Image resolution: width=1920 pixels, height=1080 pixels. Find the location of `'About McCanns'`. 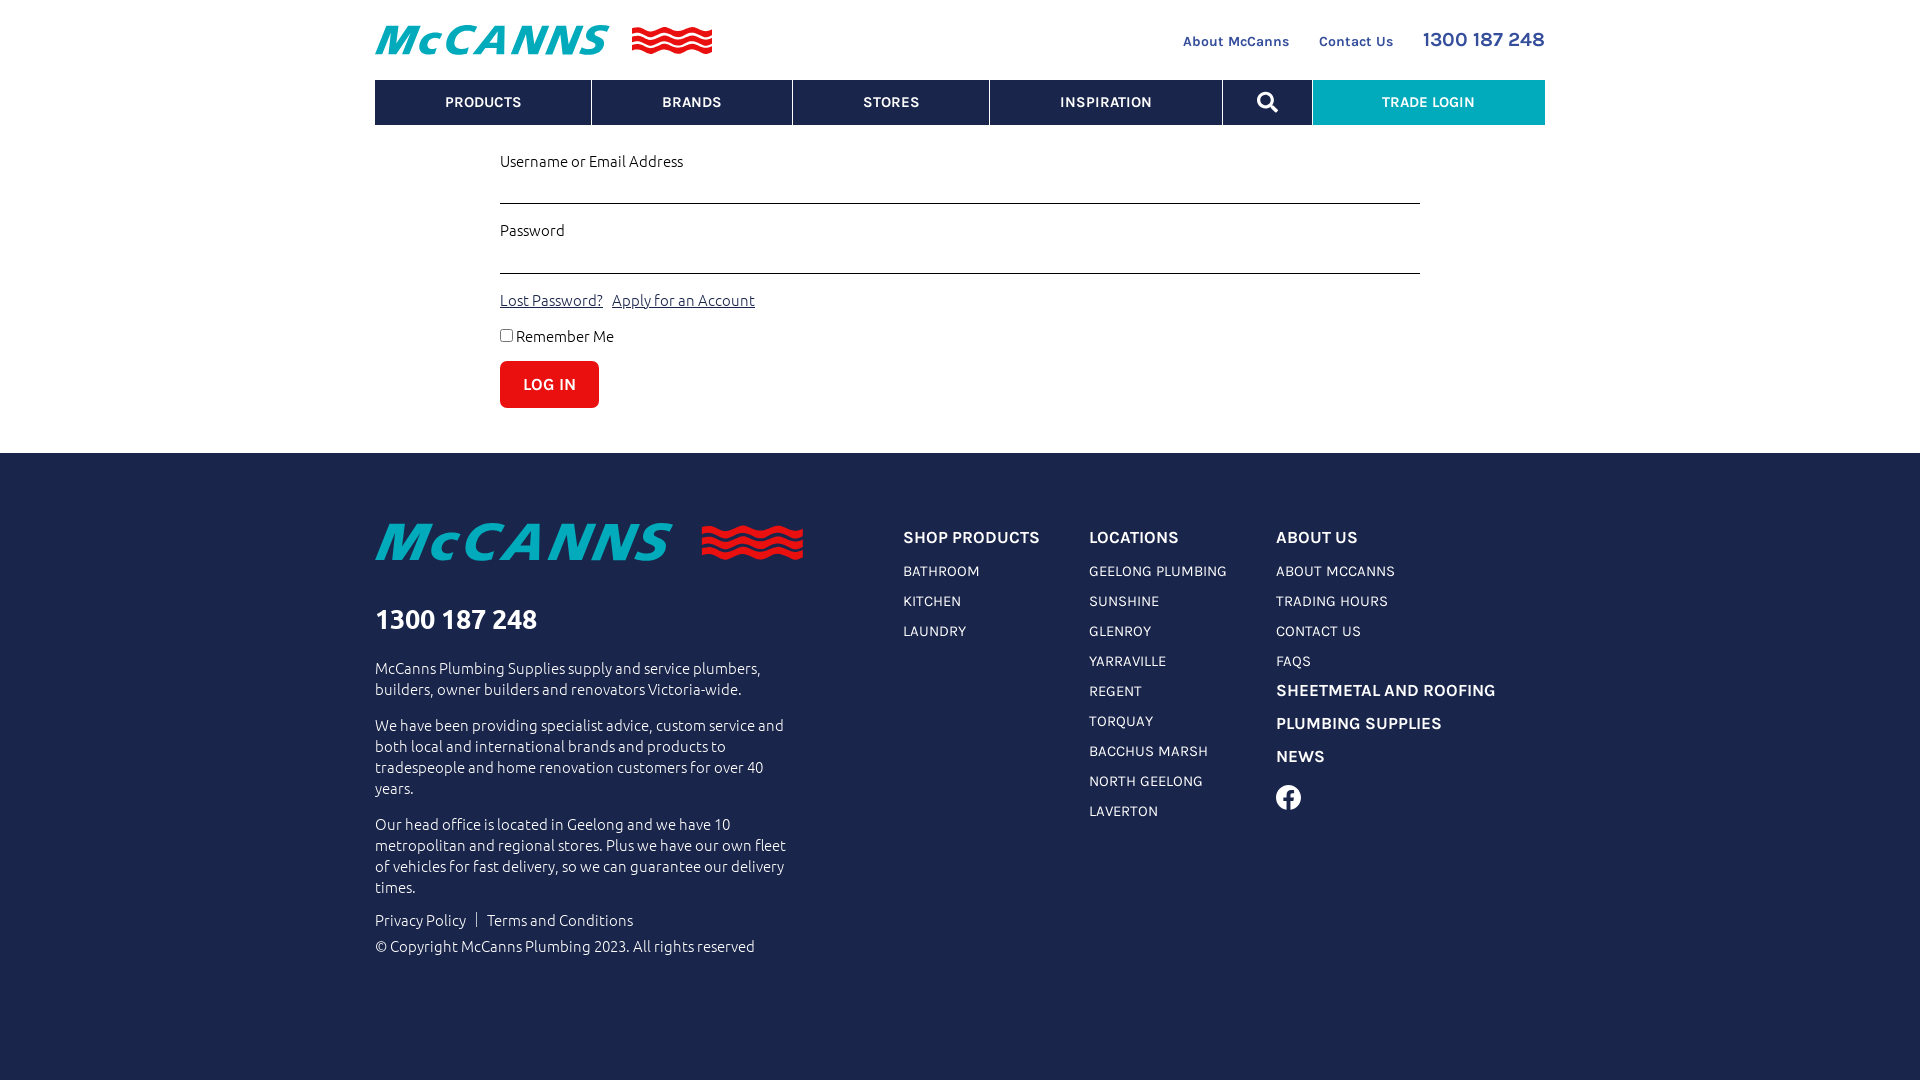

'About McCanns' is located at coordinates (1235, 41).